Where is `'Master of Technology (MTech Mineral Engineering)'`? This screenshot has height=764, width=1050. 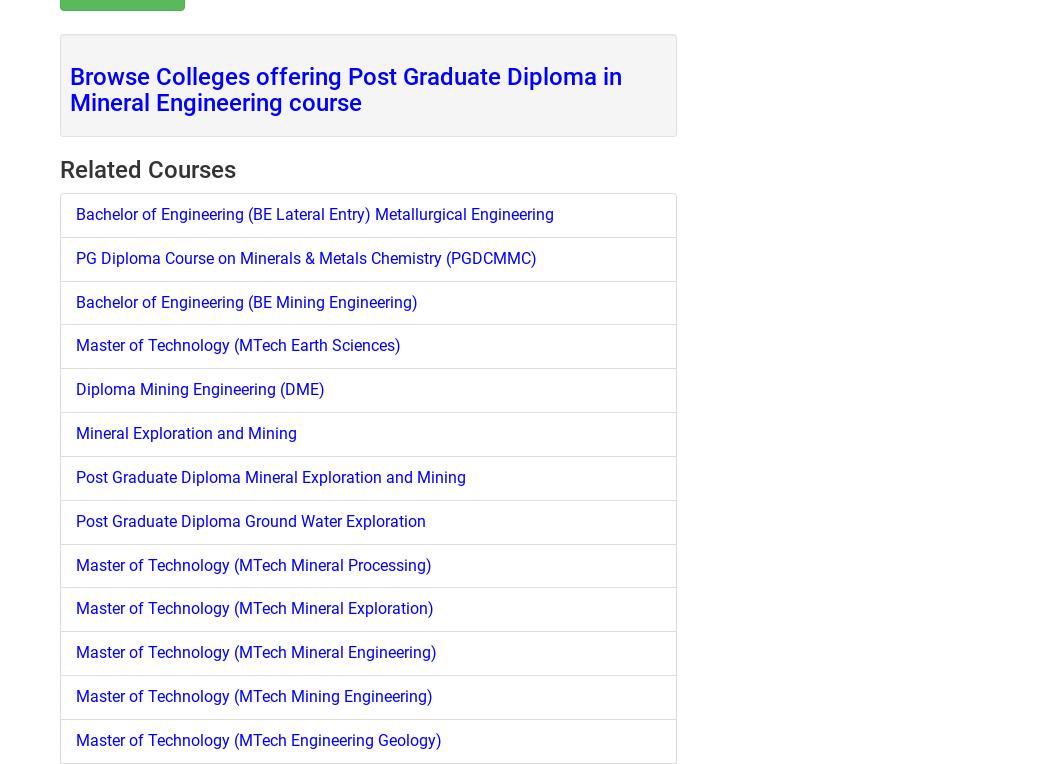 'Master of Technology (MTech Mineral Engineering)' is located at coordinates (76, 652).